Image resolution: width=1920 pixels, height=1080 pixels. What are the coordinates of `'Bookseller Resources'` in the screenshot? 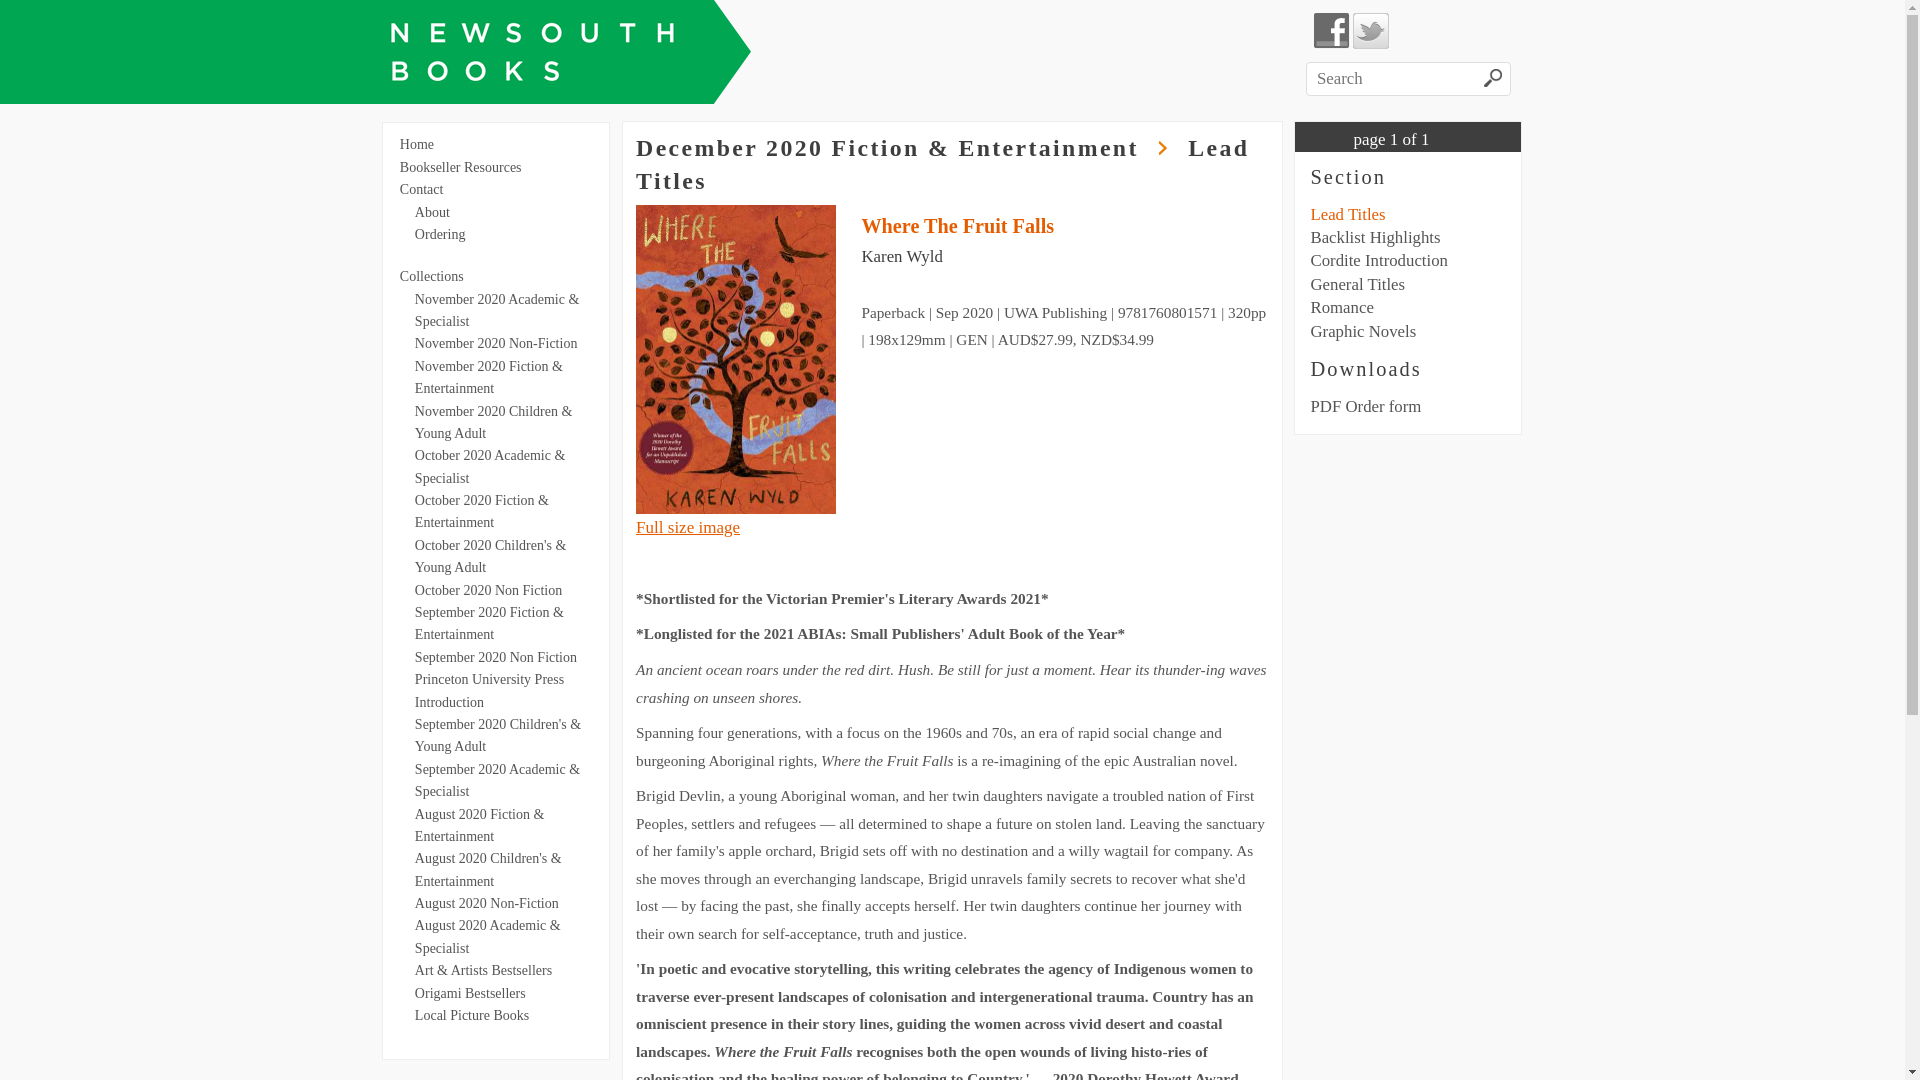 It's located at (459, 166).